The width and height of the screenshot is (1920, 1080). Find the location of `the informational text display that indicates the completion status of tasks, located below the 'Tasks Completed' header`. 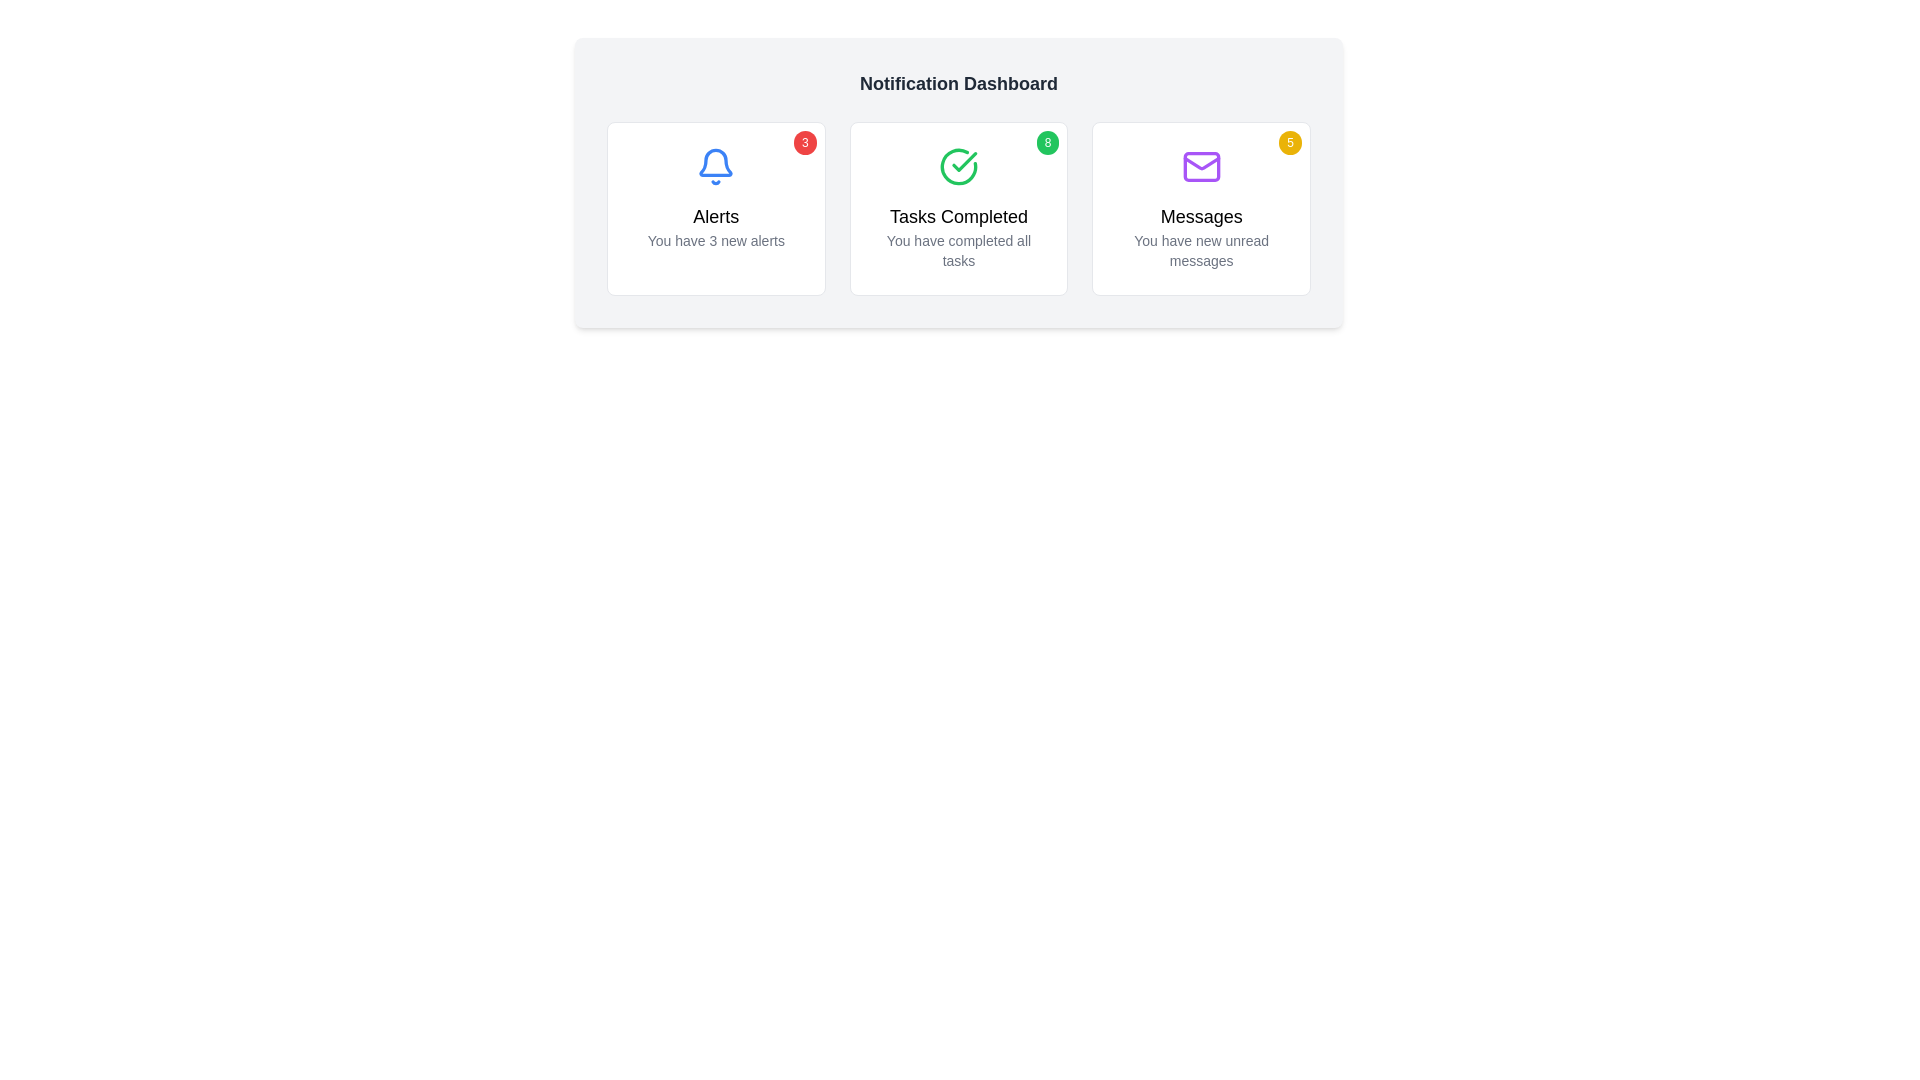

the informational text display that indicates the completion status of tasks, located below the 'Tasks Completed' header is located at coordinates (958, 249).